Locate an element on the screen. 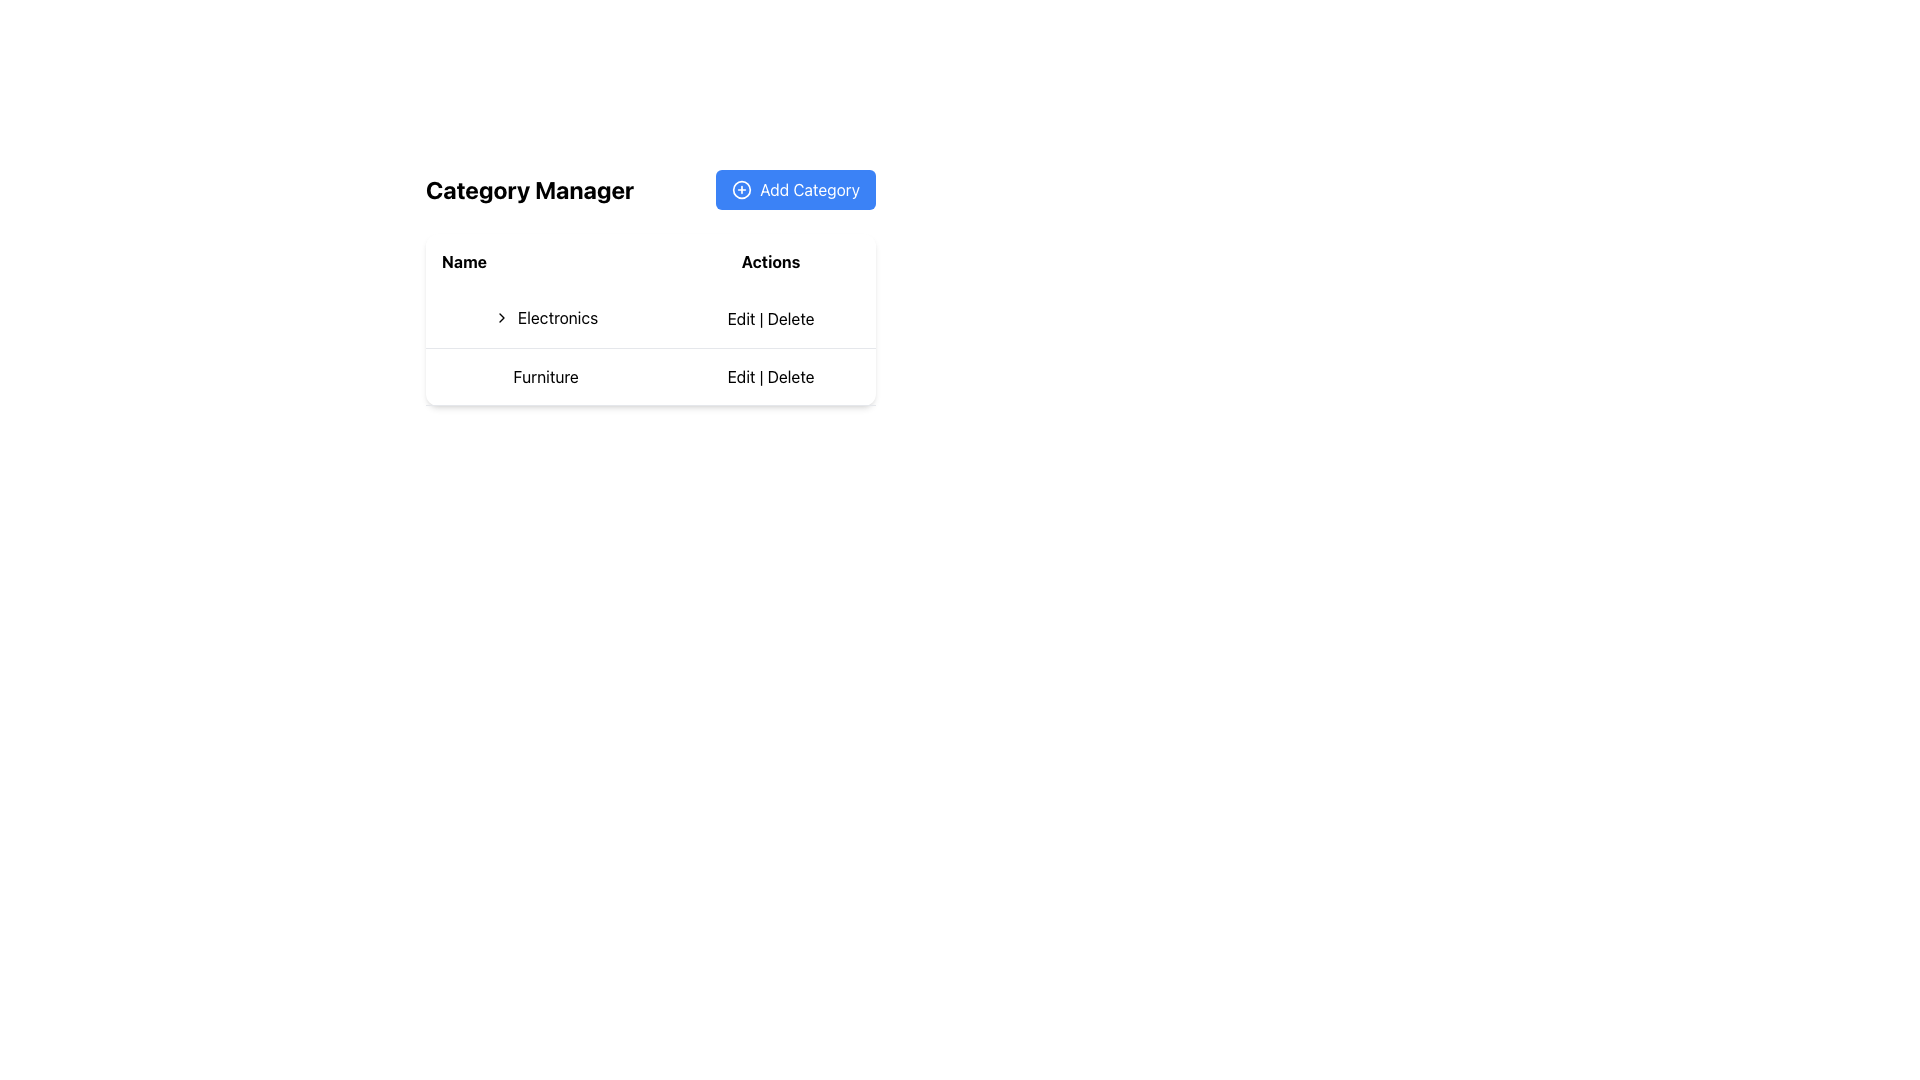  the 'Furniture' text label is located at coordinates (546, 377).